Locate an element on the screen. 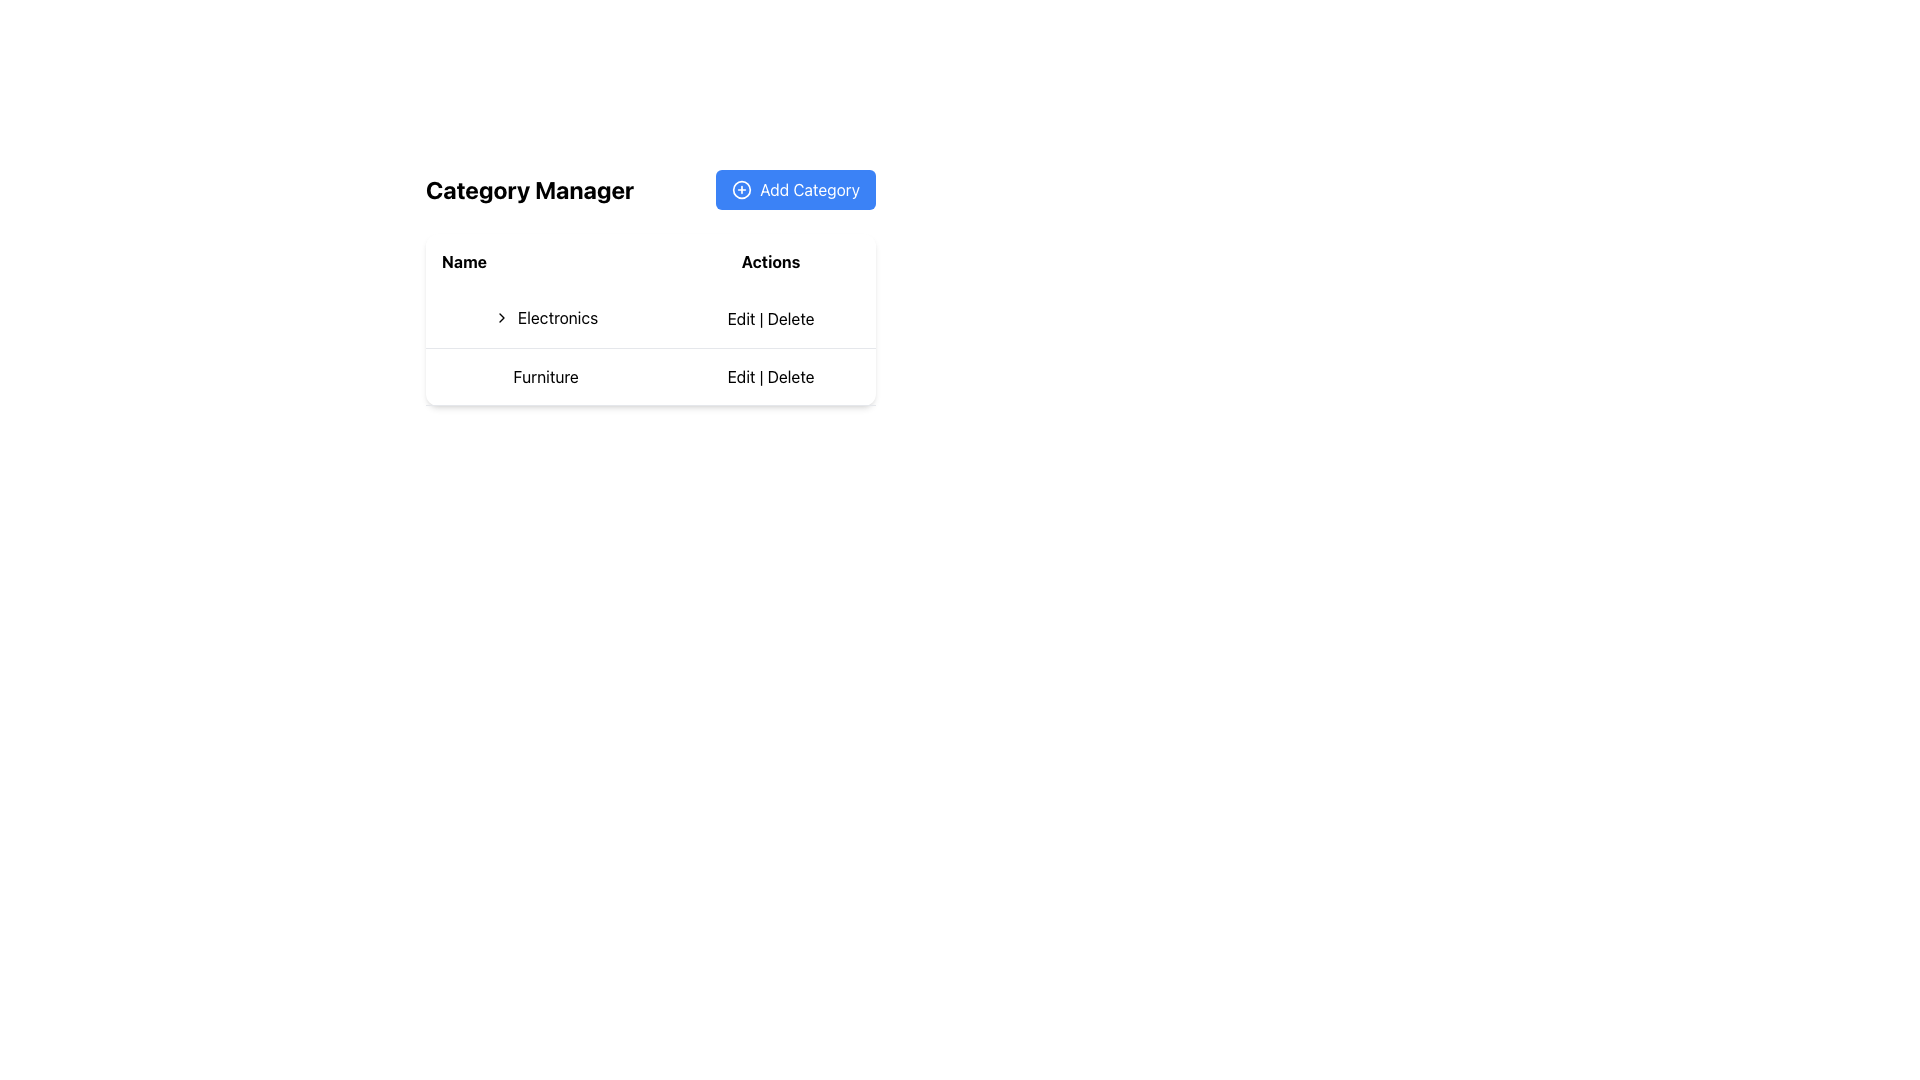  the 'Furniture' text label is located at coordinates (546, 377).